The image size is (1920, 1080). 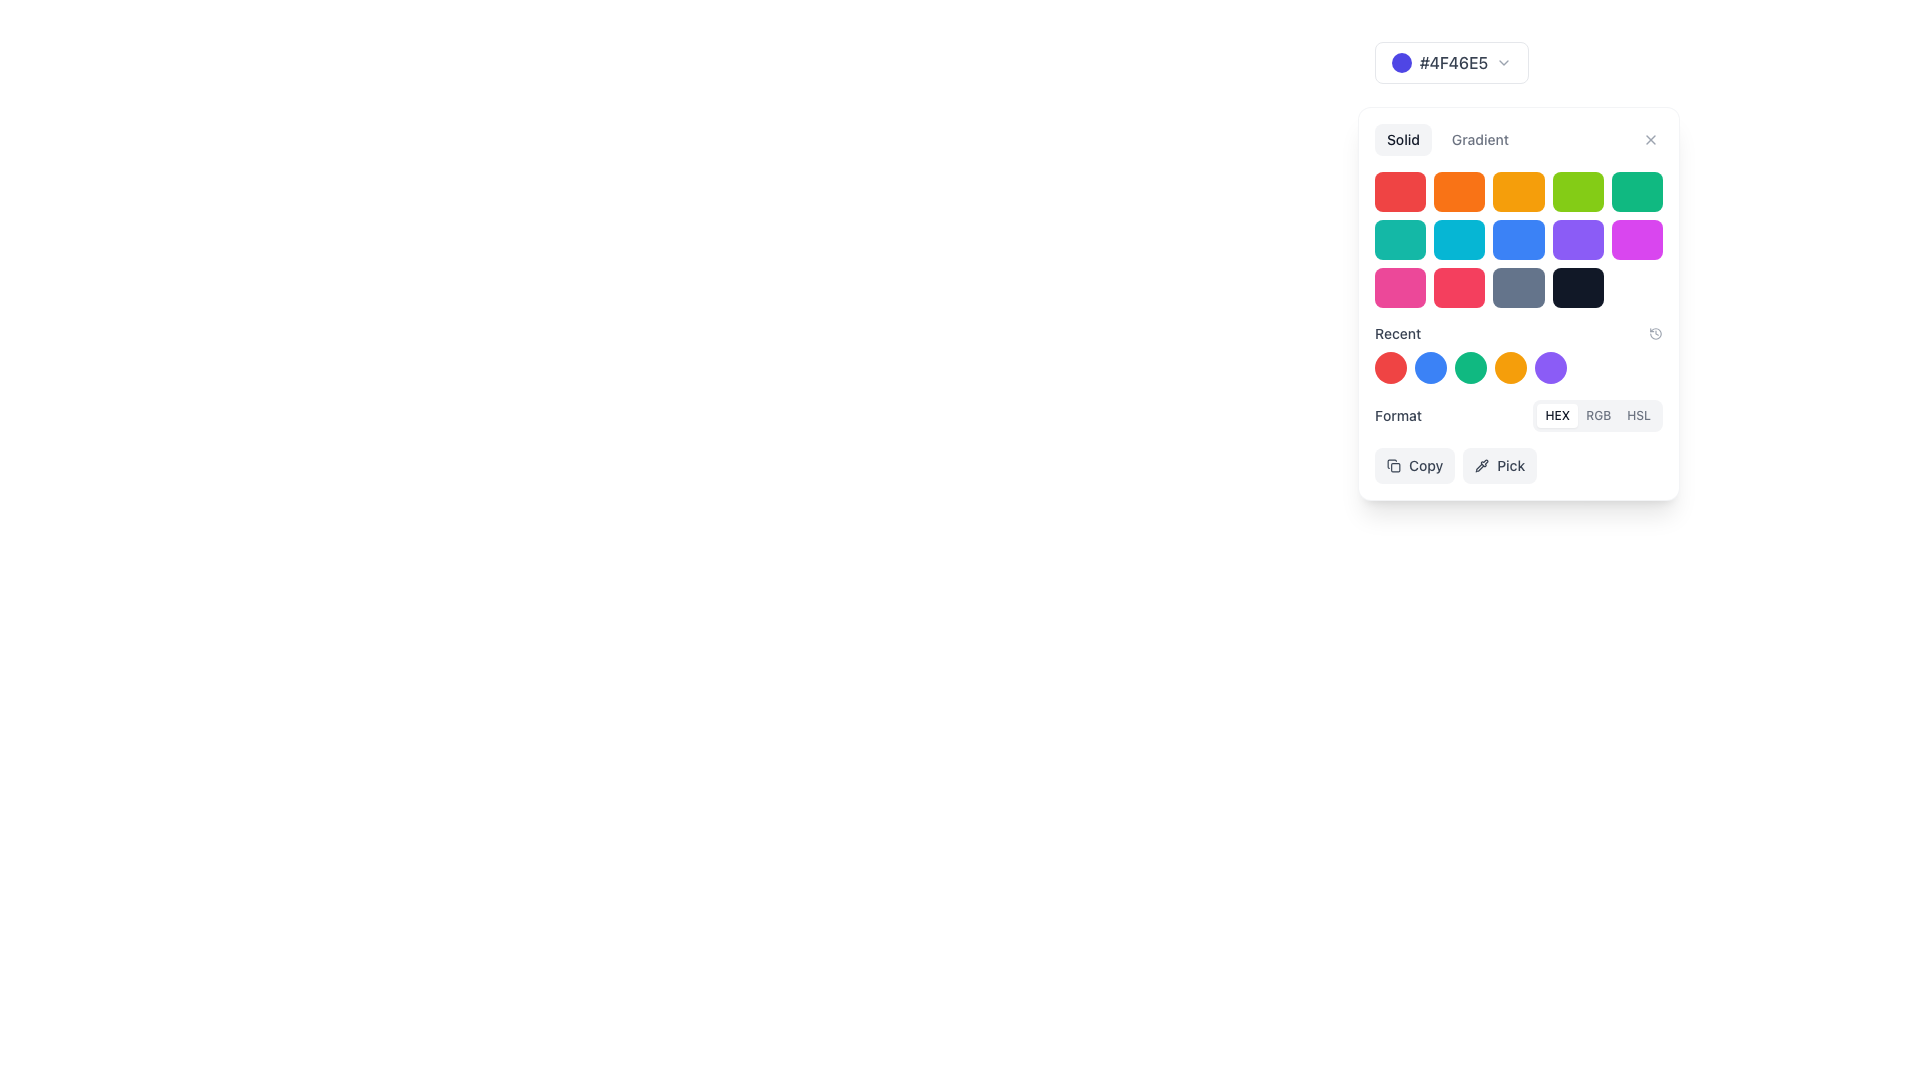 I want to click on the decorative icon representing the 'Pick' action, which is part of the button labeled 'Pick' located near the top-right area of a pop-up interface, so click(x=1482, y=466).